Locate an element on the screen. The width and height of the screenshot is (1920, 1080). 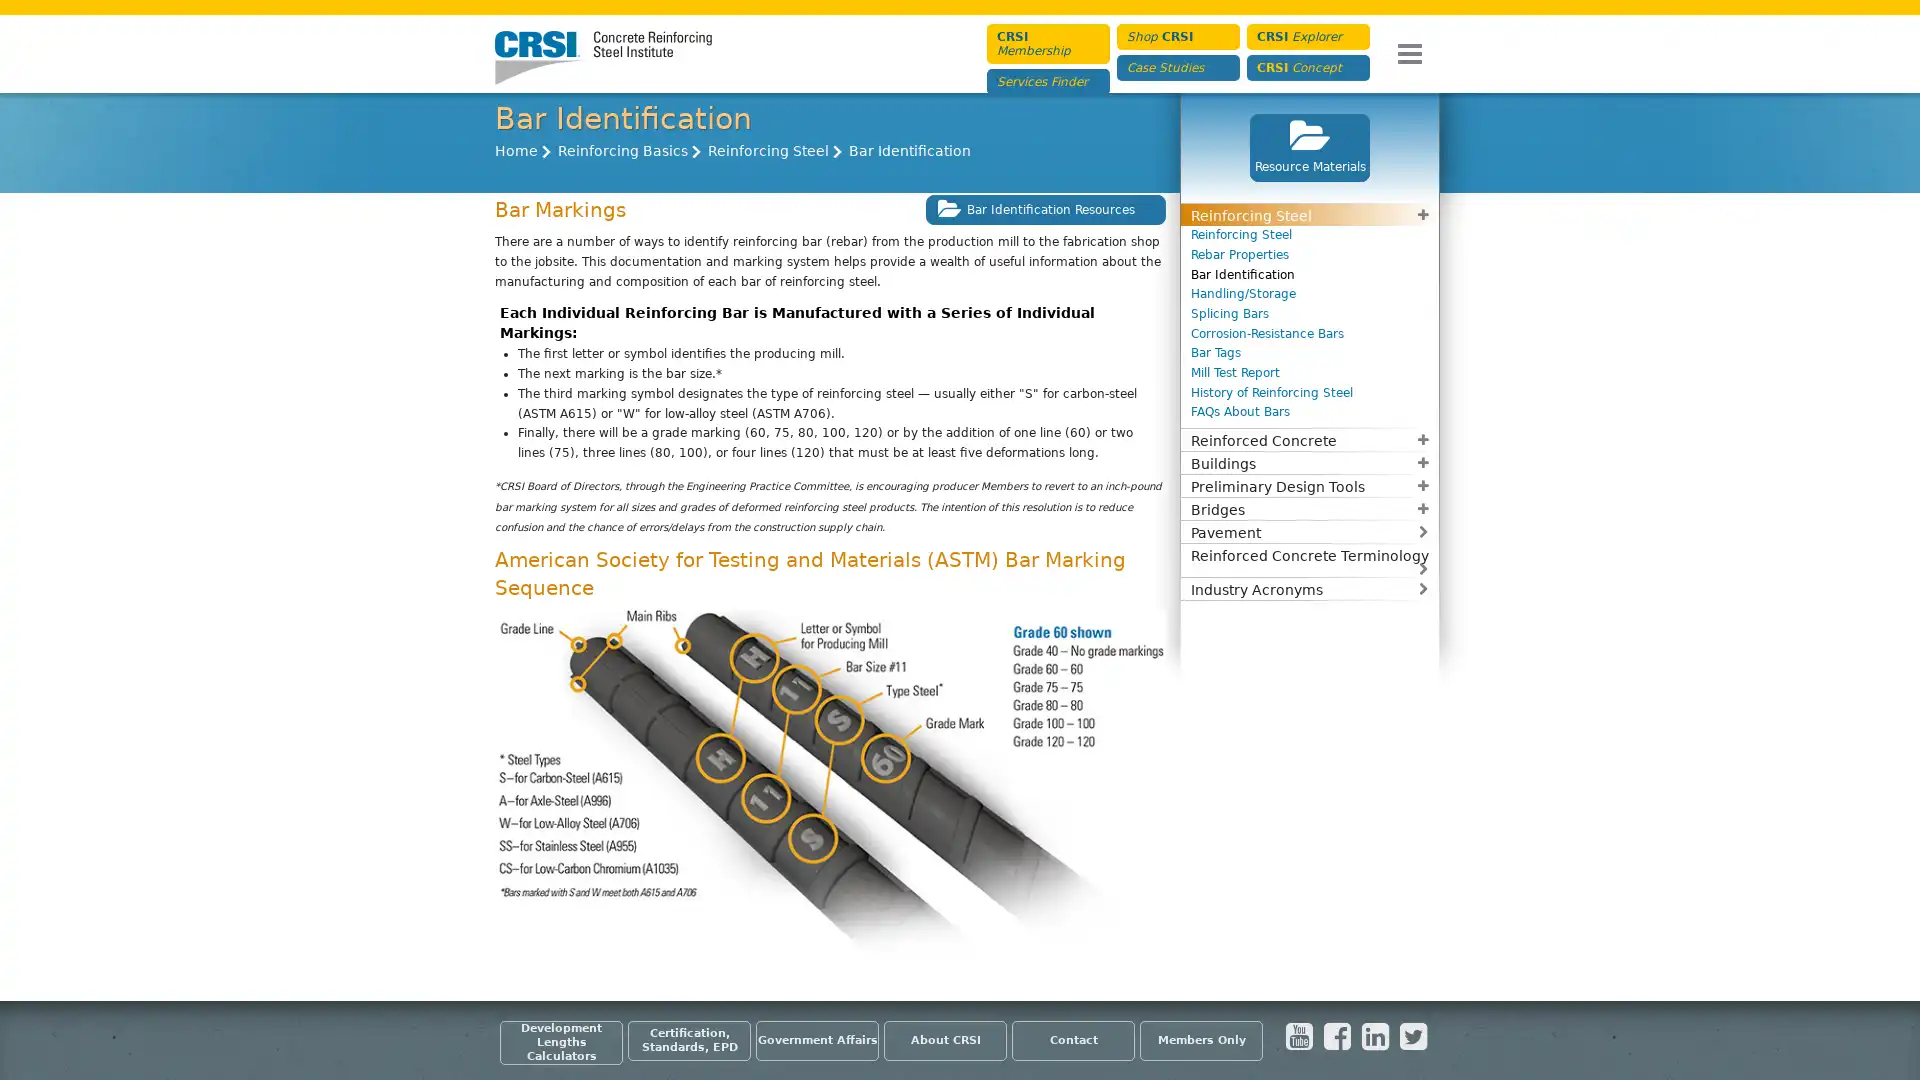
Shop CRSI is located at coordinates (1178, 37).